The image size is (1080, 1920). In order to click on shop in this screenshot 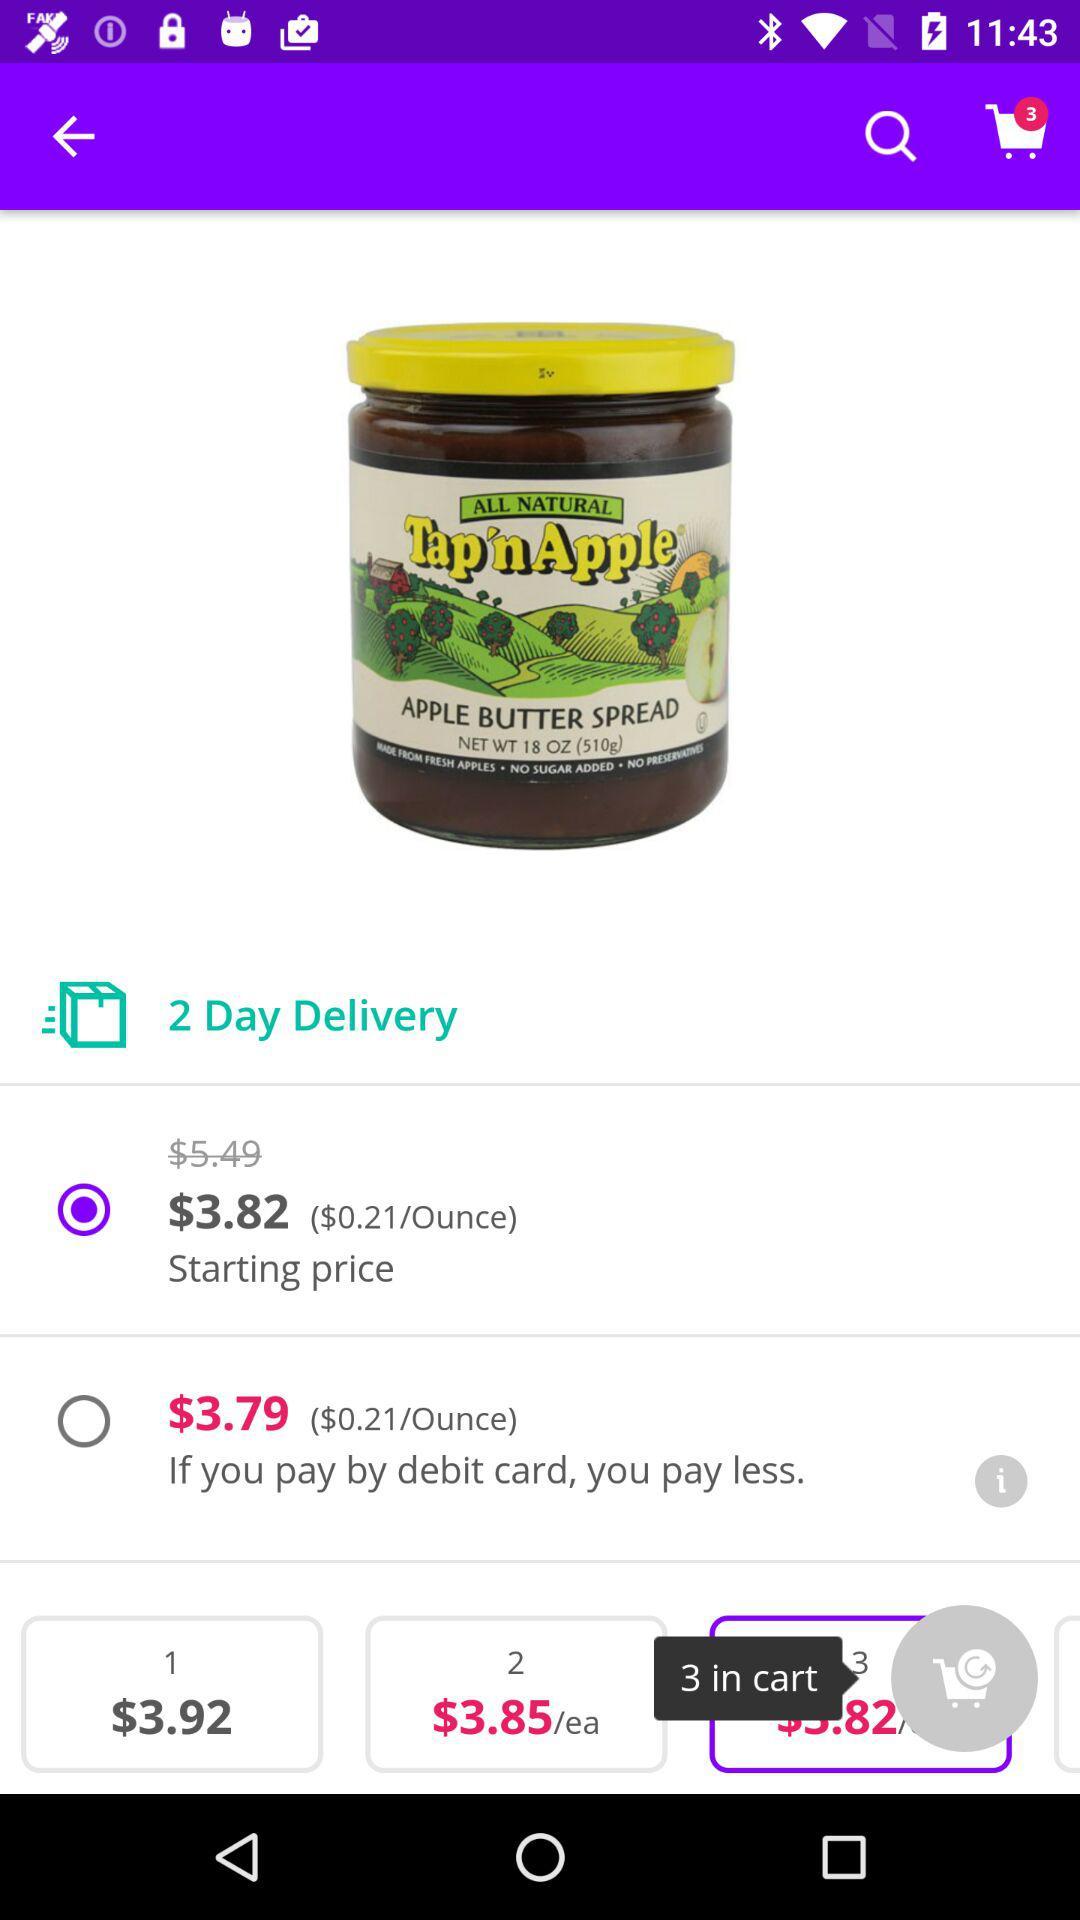, I will do `click(963, 1678)`.